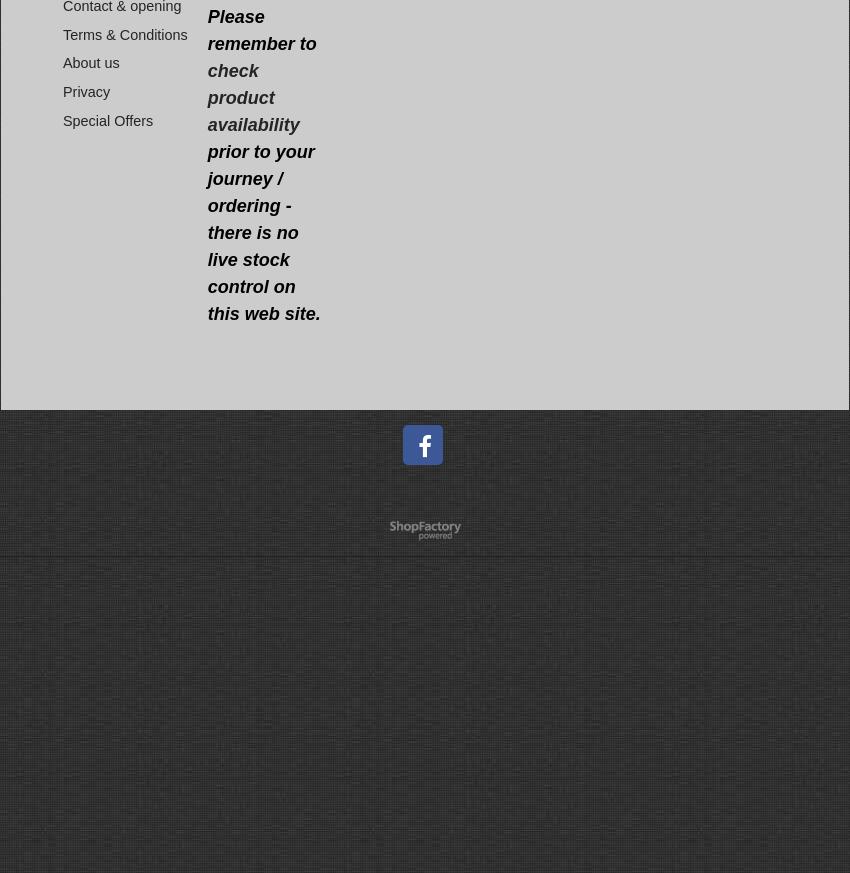 The height and width of the screenshot is (873, 850). What do you see at coordinates (474, 768) in the screenshot?
I see `'Opt out'` at bounding box center [474, 768].